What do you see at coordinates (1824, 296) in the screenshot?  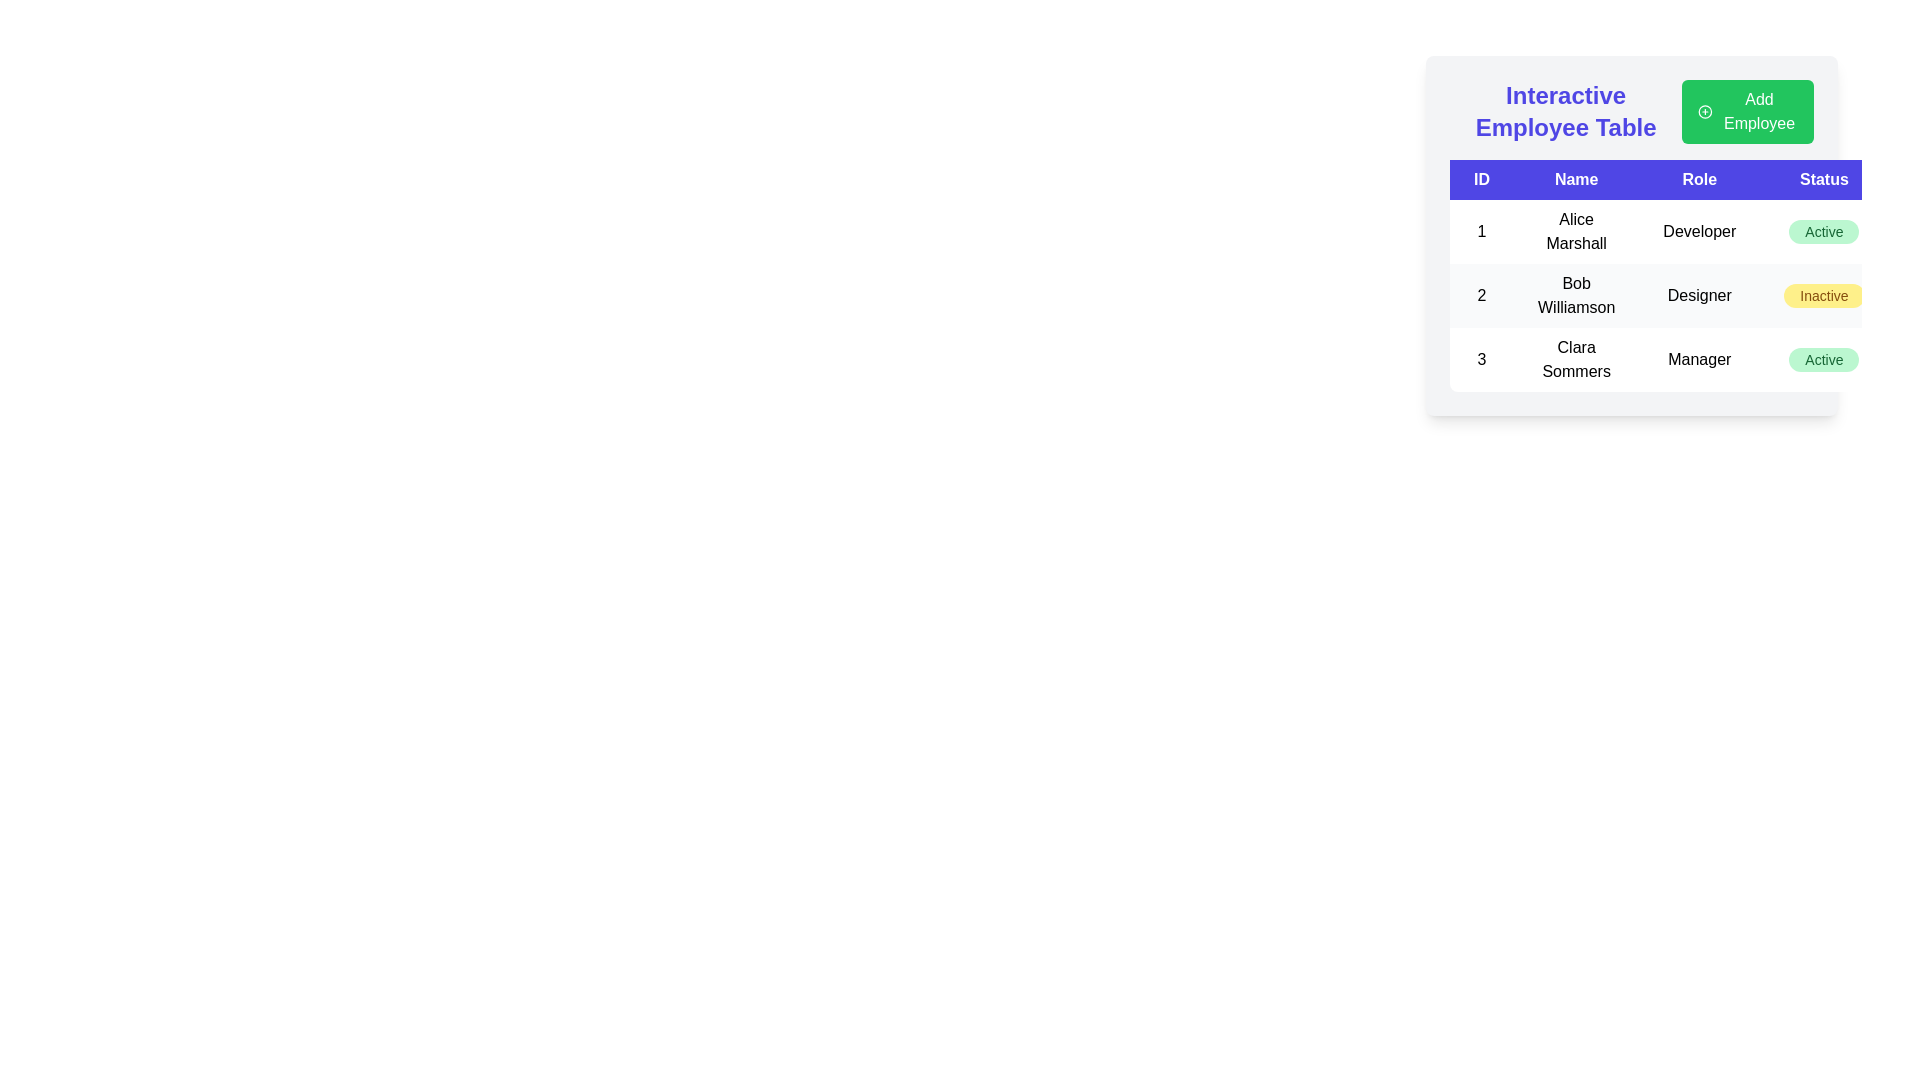 I see `the status indicator label for user 'Bob Williamson', which shows that he is currently inactive, located in the fourth column of his row` at bounding box center [1824, 296].